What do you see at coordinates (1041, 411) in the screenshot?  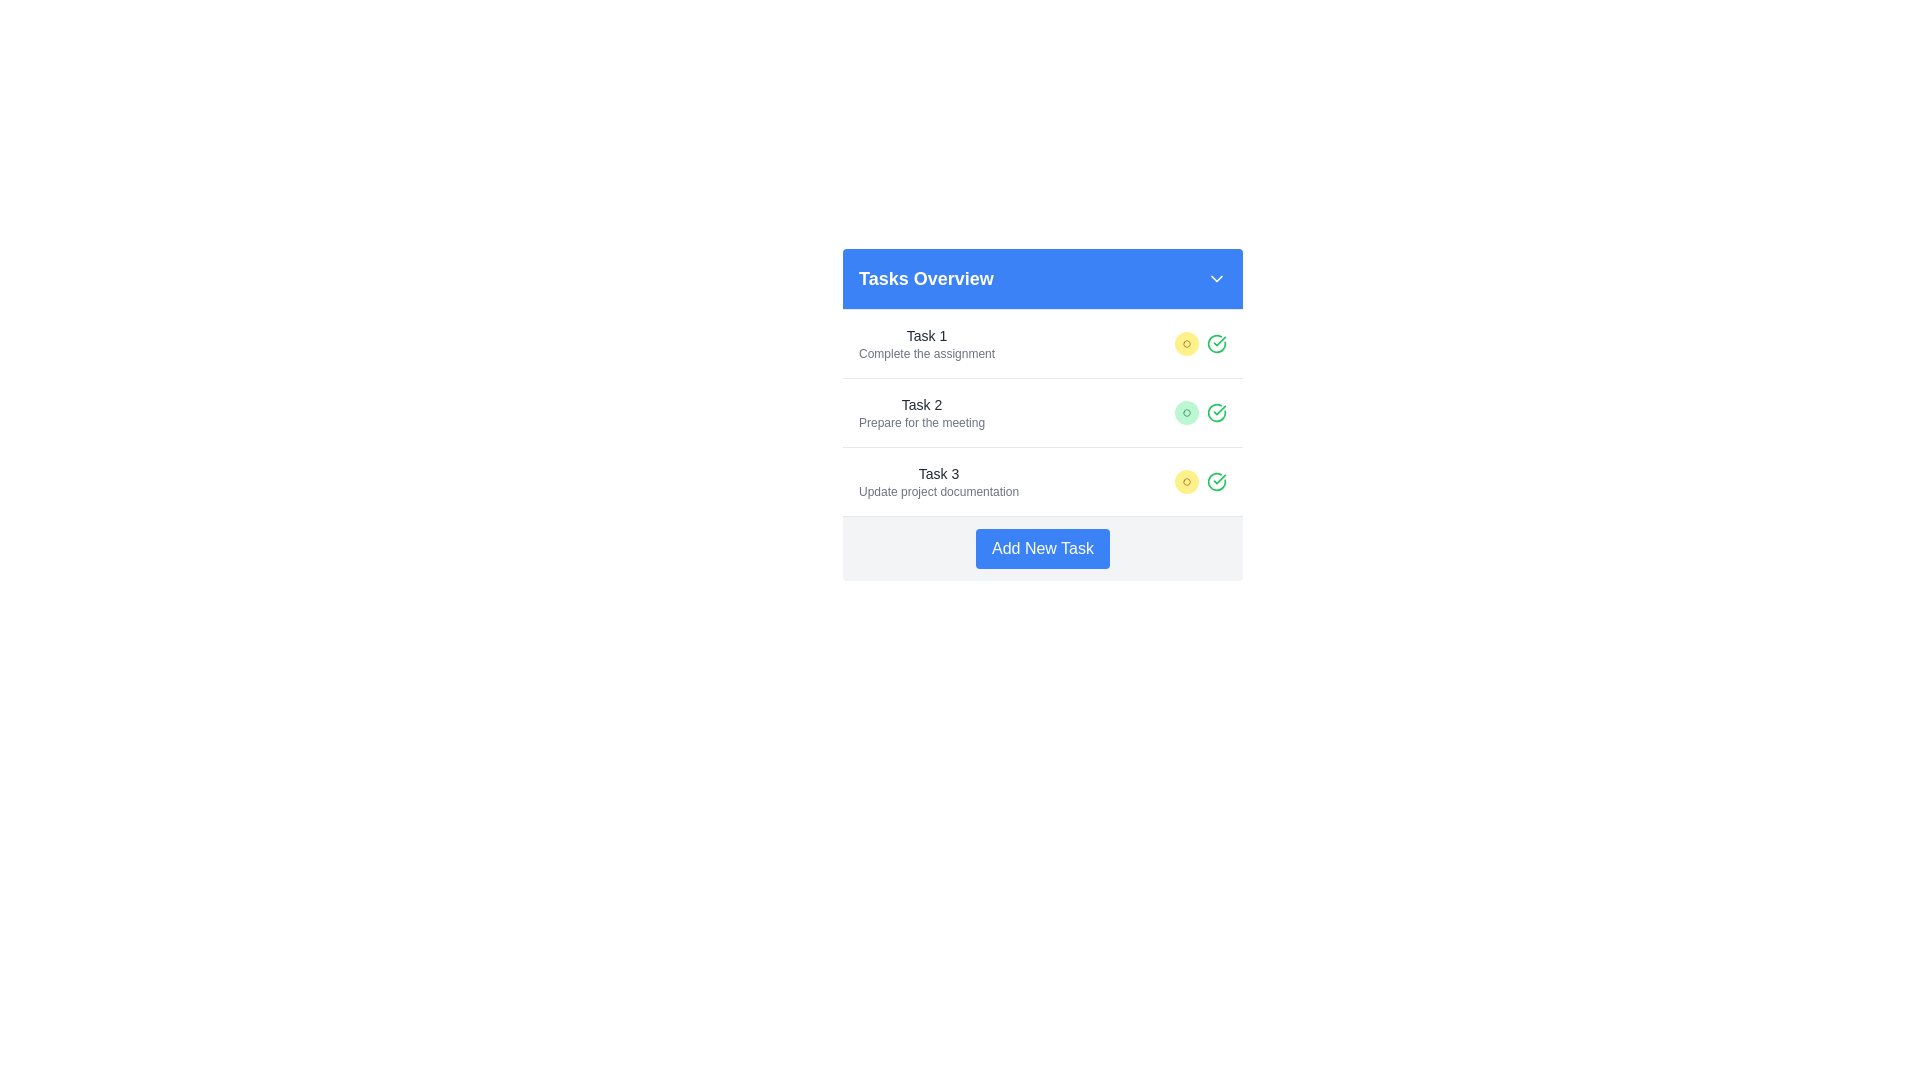 I see `the second task item, 'Task 2', in the task list` at bounding box center [1041, 411].